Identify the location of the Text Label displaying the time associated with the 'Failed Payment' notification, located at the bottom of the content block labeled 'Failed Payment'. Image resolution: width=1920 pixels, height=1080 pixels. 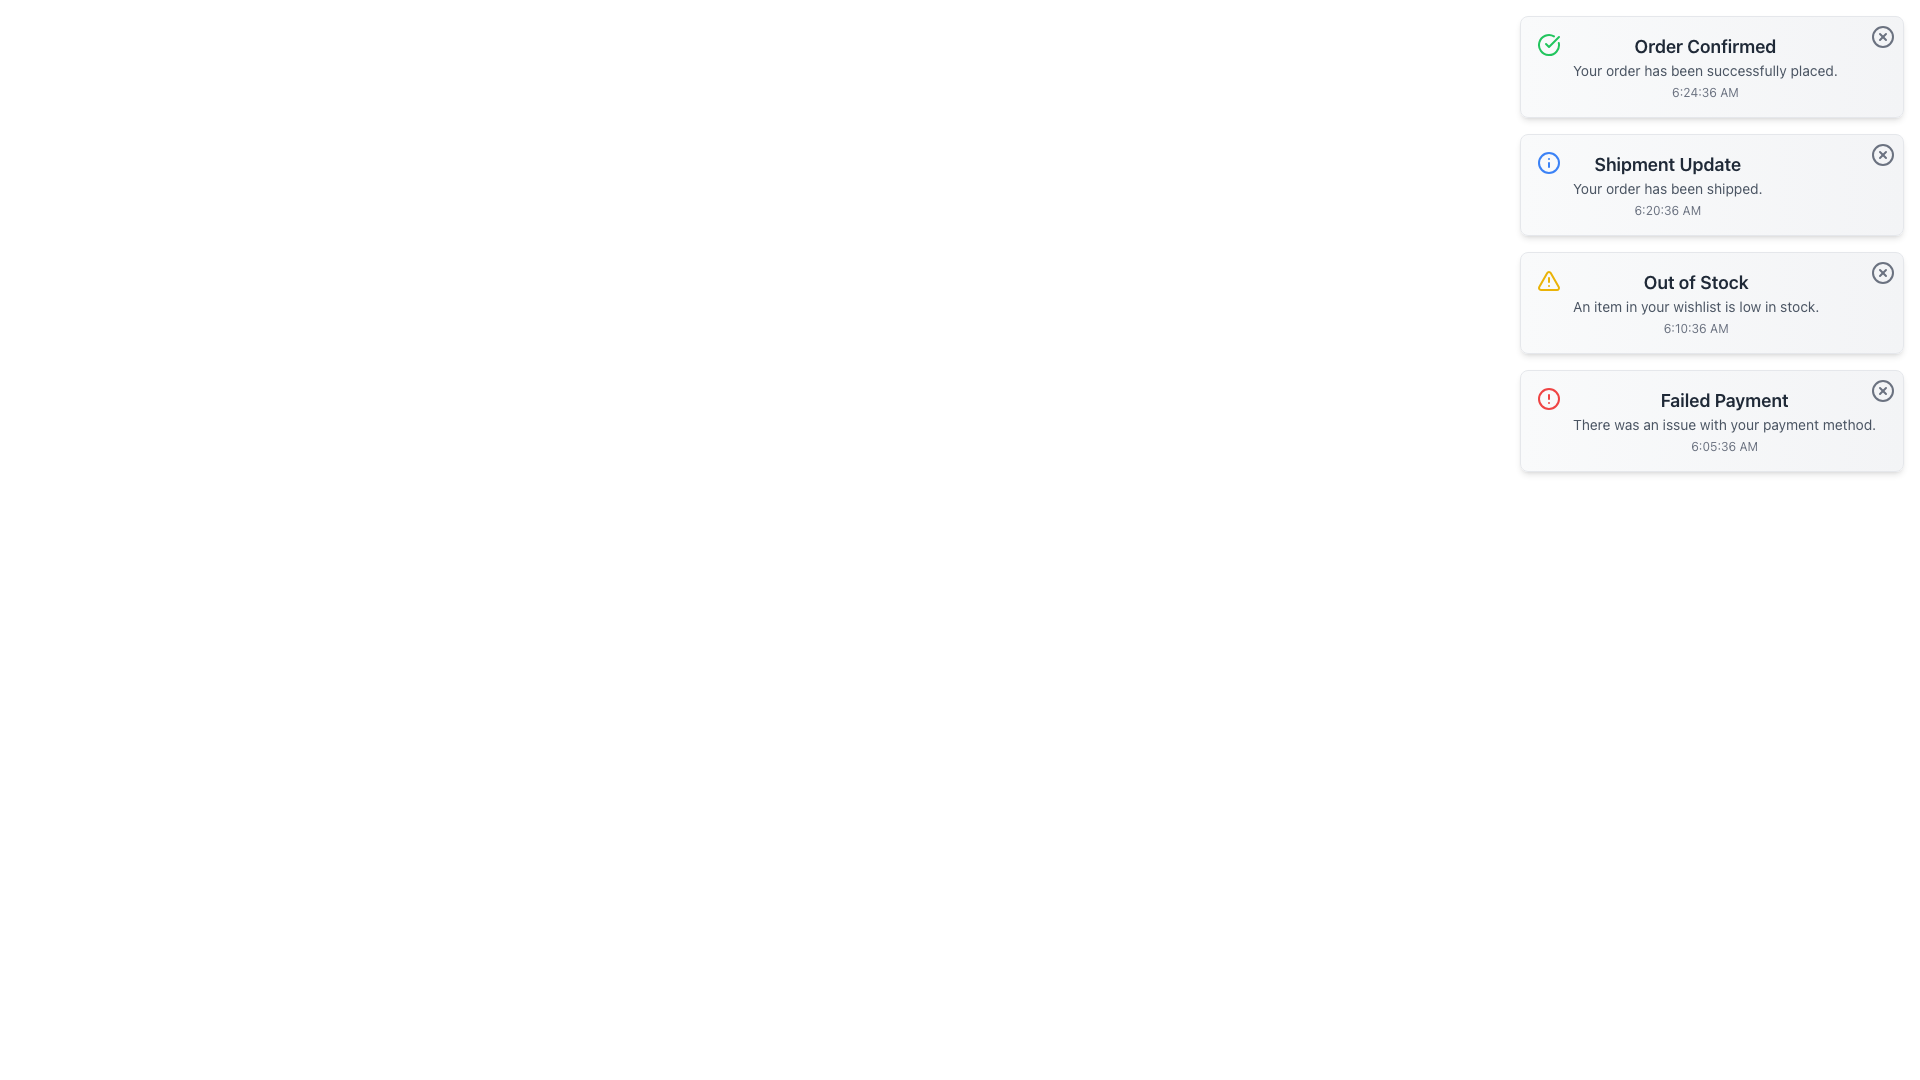
(1723, 446).